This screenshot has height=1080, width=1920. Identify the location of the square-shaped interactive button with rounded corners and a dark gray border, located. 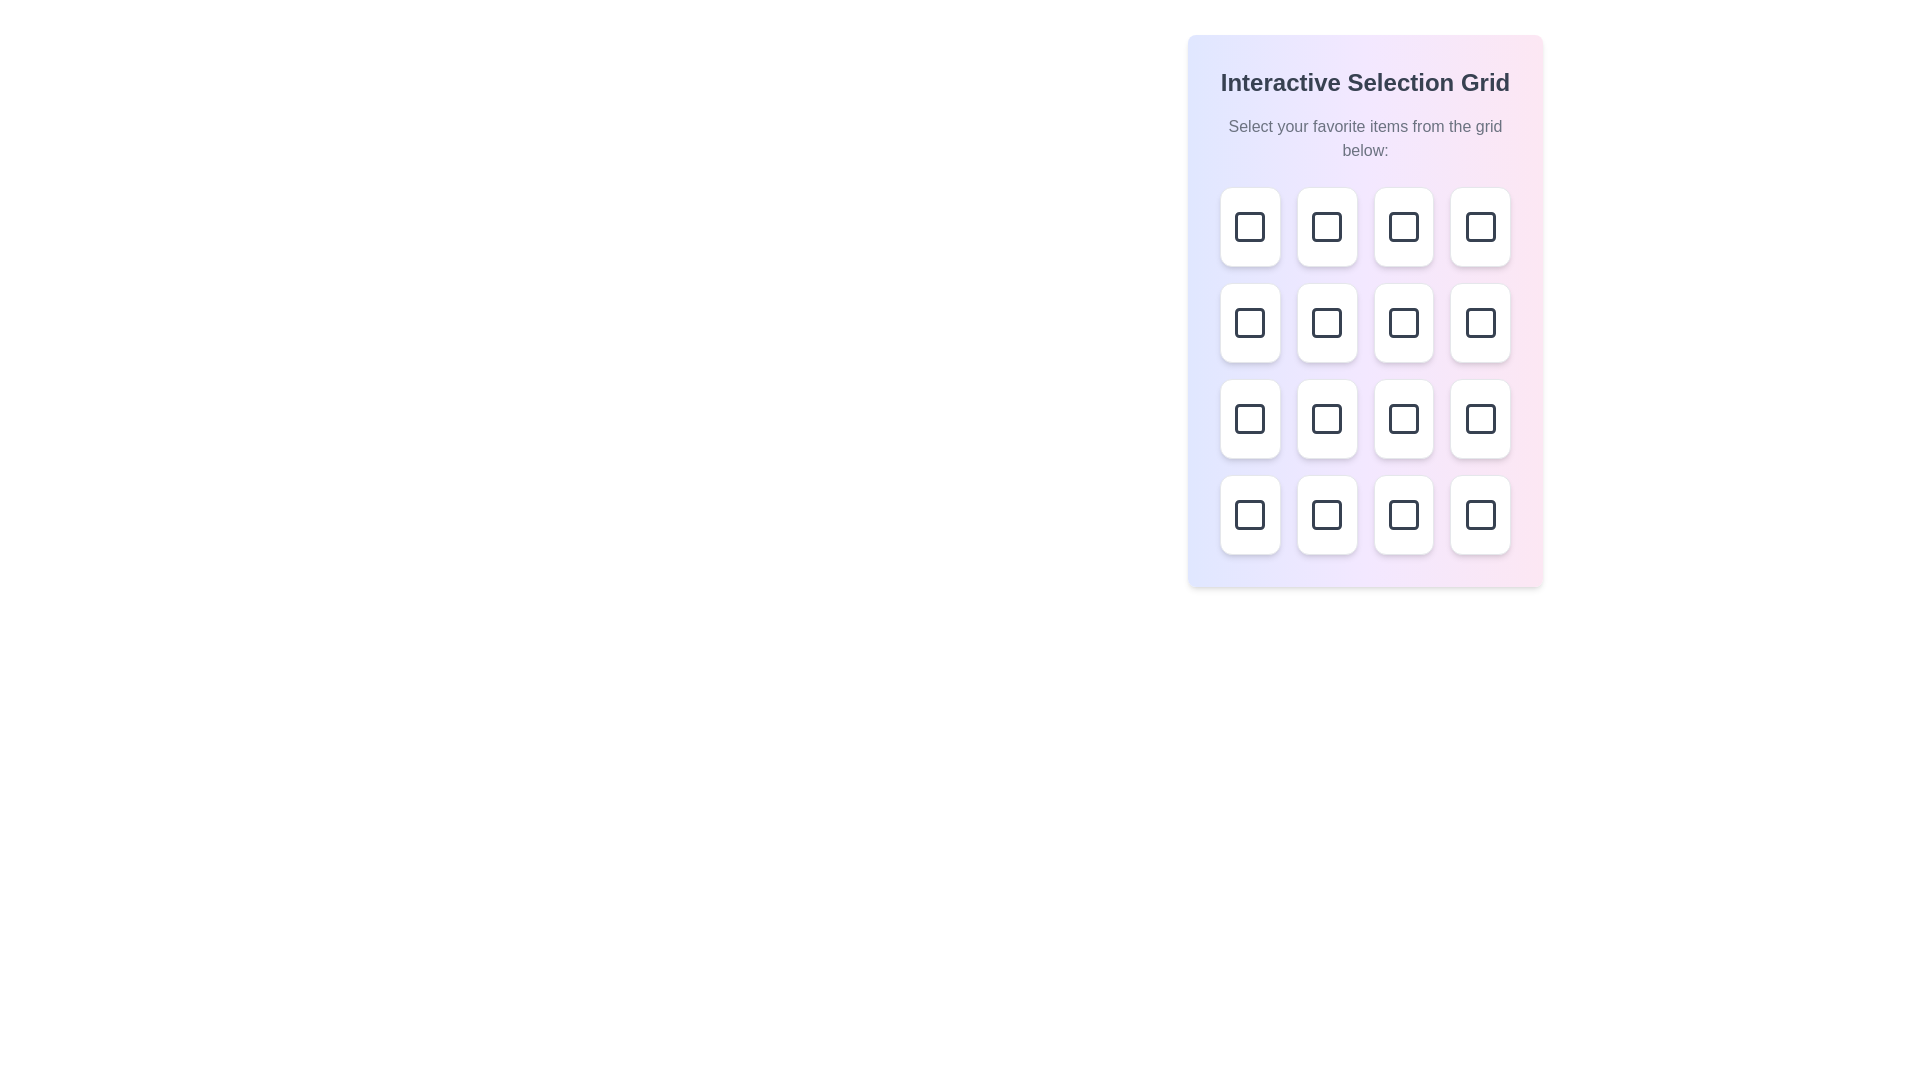
(1402, 226).